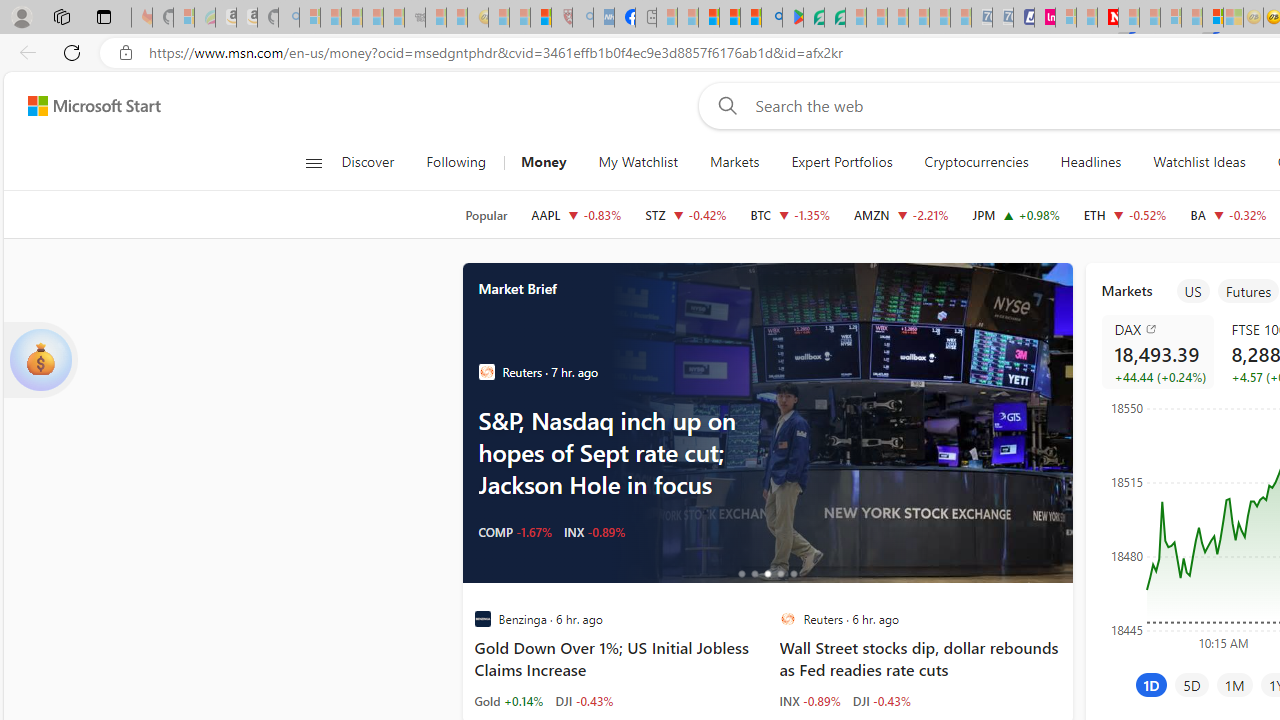 The image size is (1280, 720). What do you see at coordinates (1065, 17) in the screenshot?
I see `'Microsoft account | Privacy - Sleeping'` at bounding box center [1065, 17].